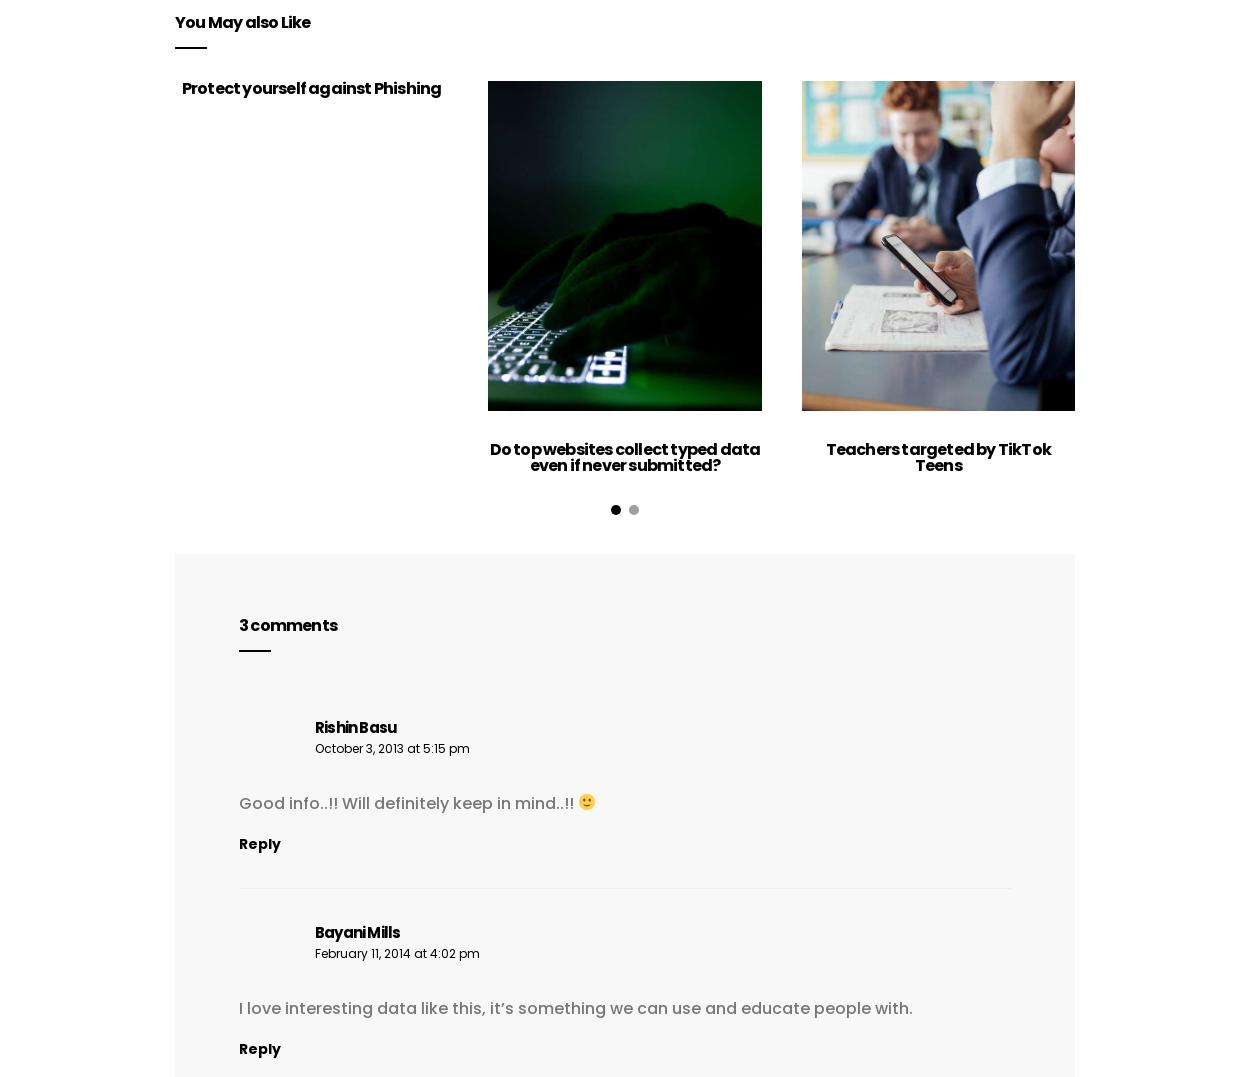 The image size is (1250, 1077). What do you see at coordinates (181, 86) in the screenshot?
I see `'Protect yourself against Phishing'` at bounding box center [181, 86].